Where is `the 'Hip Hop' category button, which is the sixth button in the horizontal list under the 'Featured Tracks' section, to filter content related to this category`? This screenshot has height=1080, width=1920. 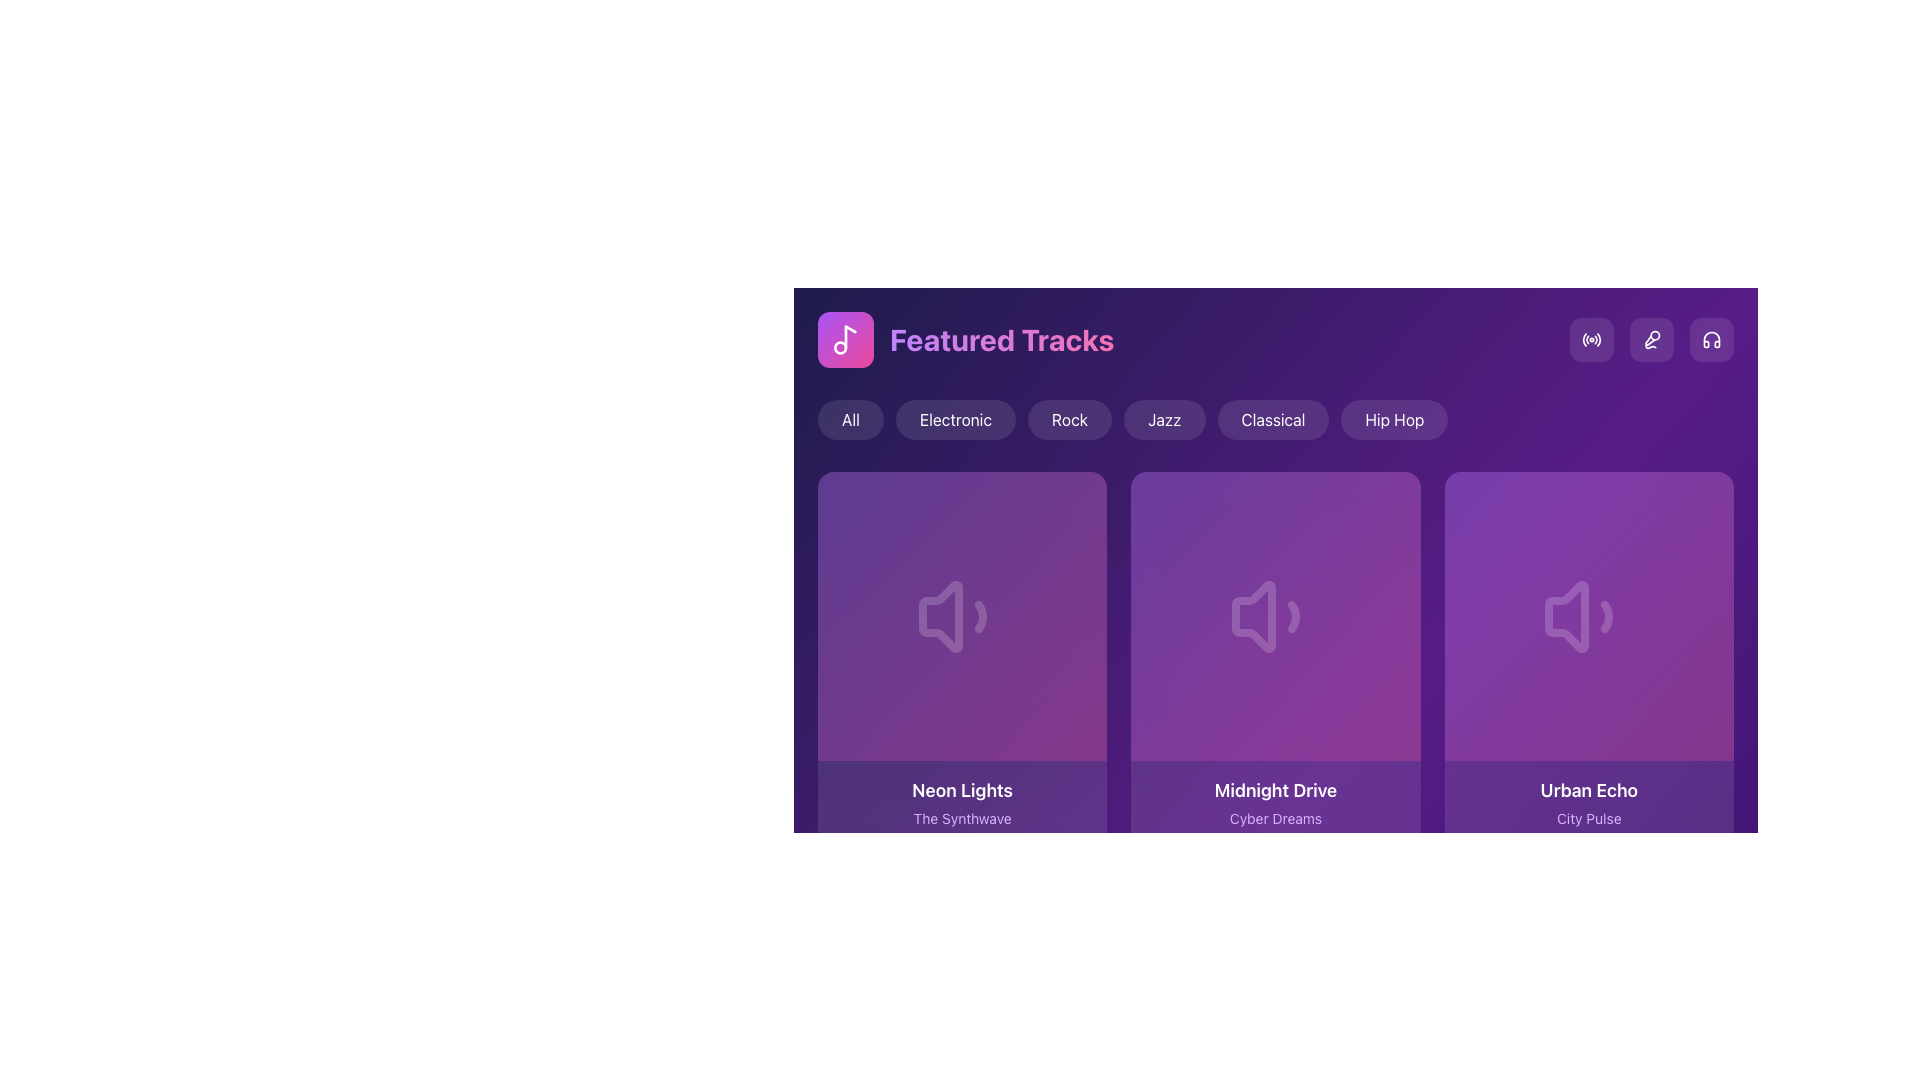 the 'Hip Hop' category button, which is the sixth button in the horizontal list under the 'Featured Tracks' section, to filter content related to this category is located at coordinates (1393, 419).